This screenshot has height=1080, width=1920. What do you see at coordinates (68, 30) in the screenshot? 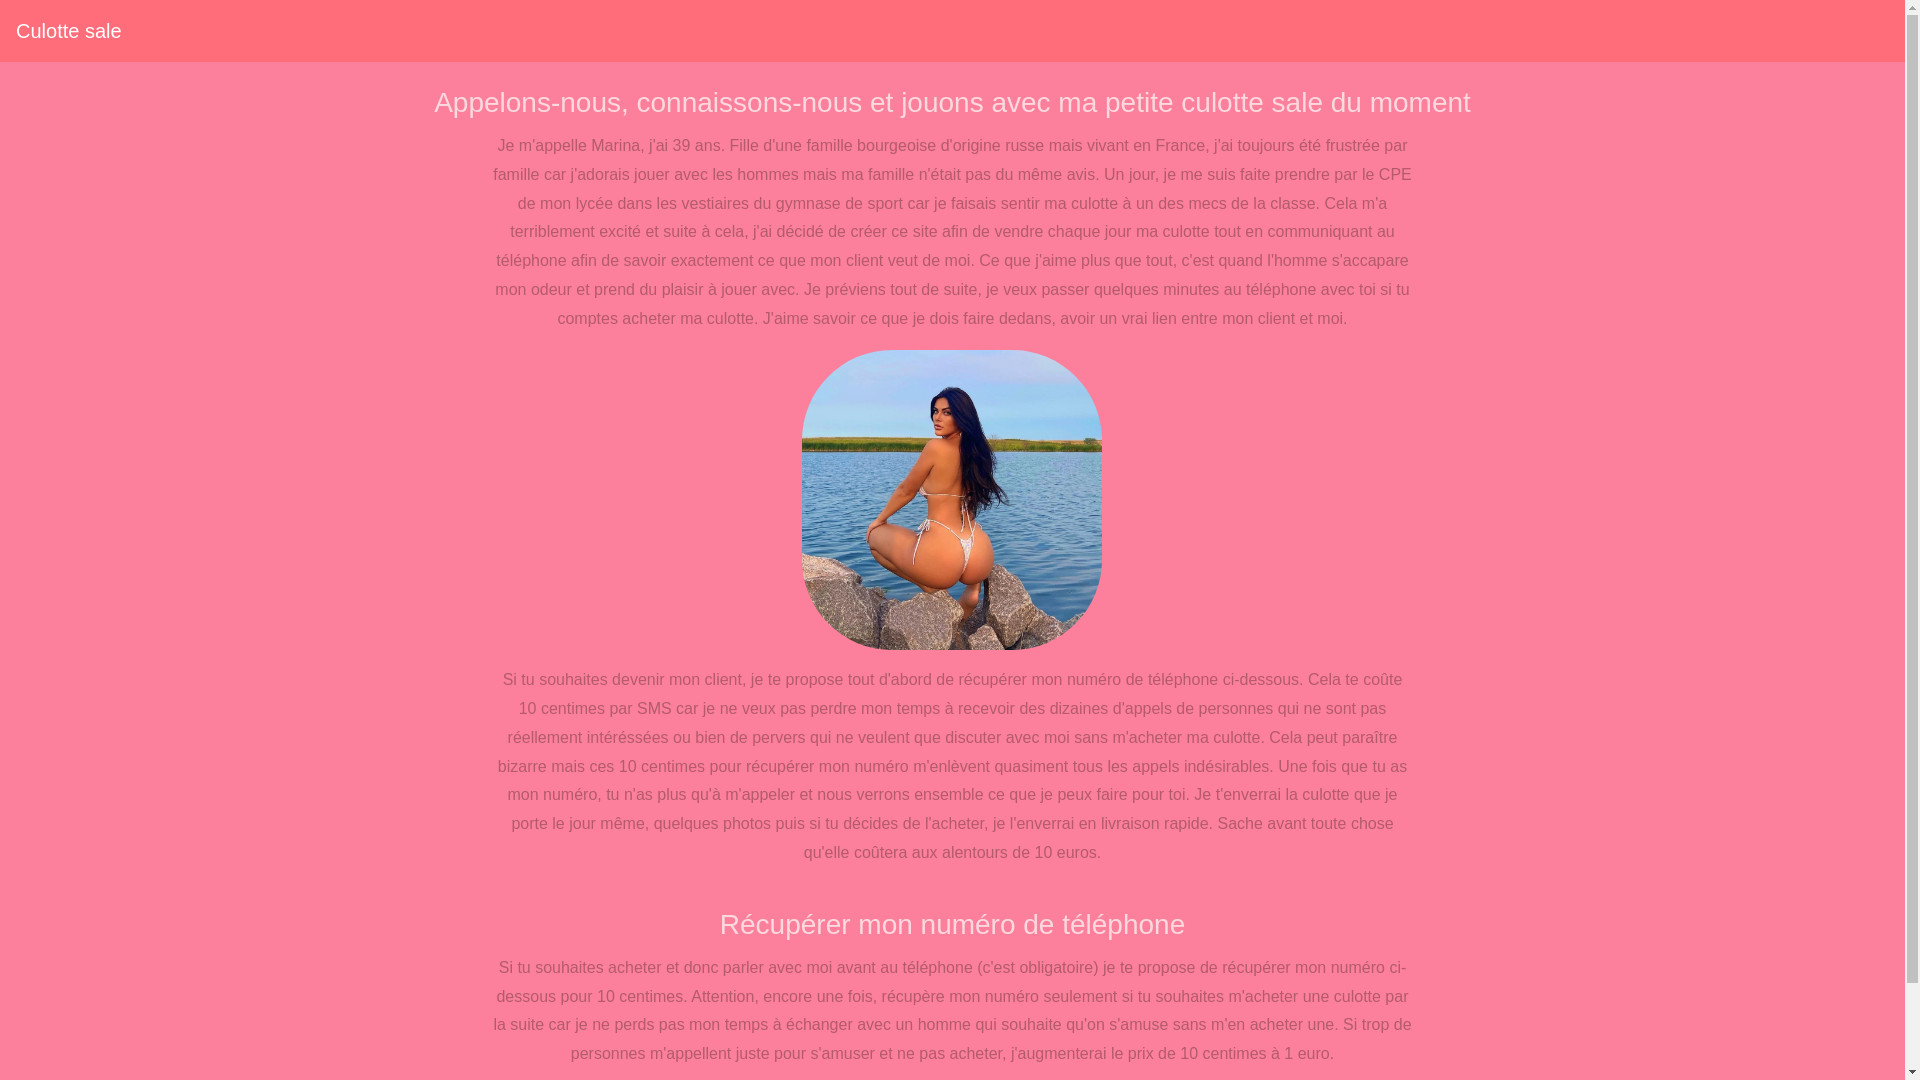
I see `'Culotte sale'` at bounding box center [68, 30].